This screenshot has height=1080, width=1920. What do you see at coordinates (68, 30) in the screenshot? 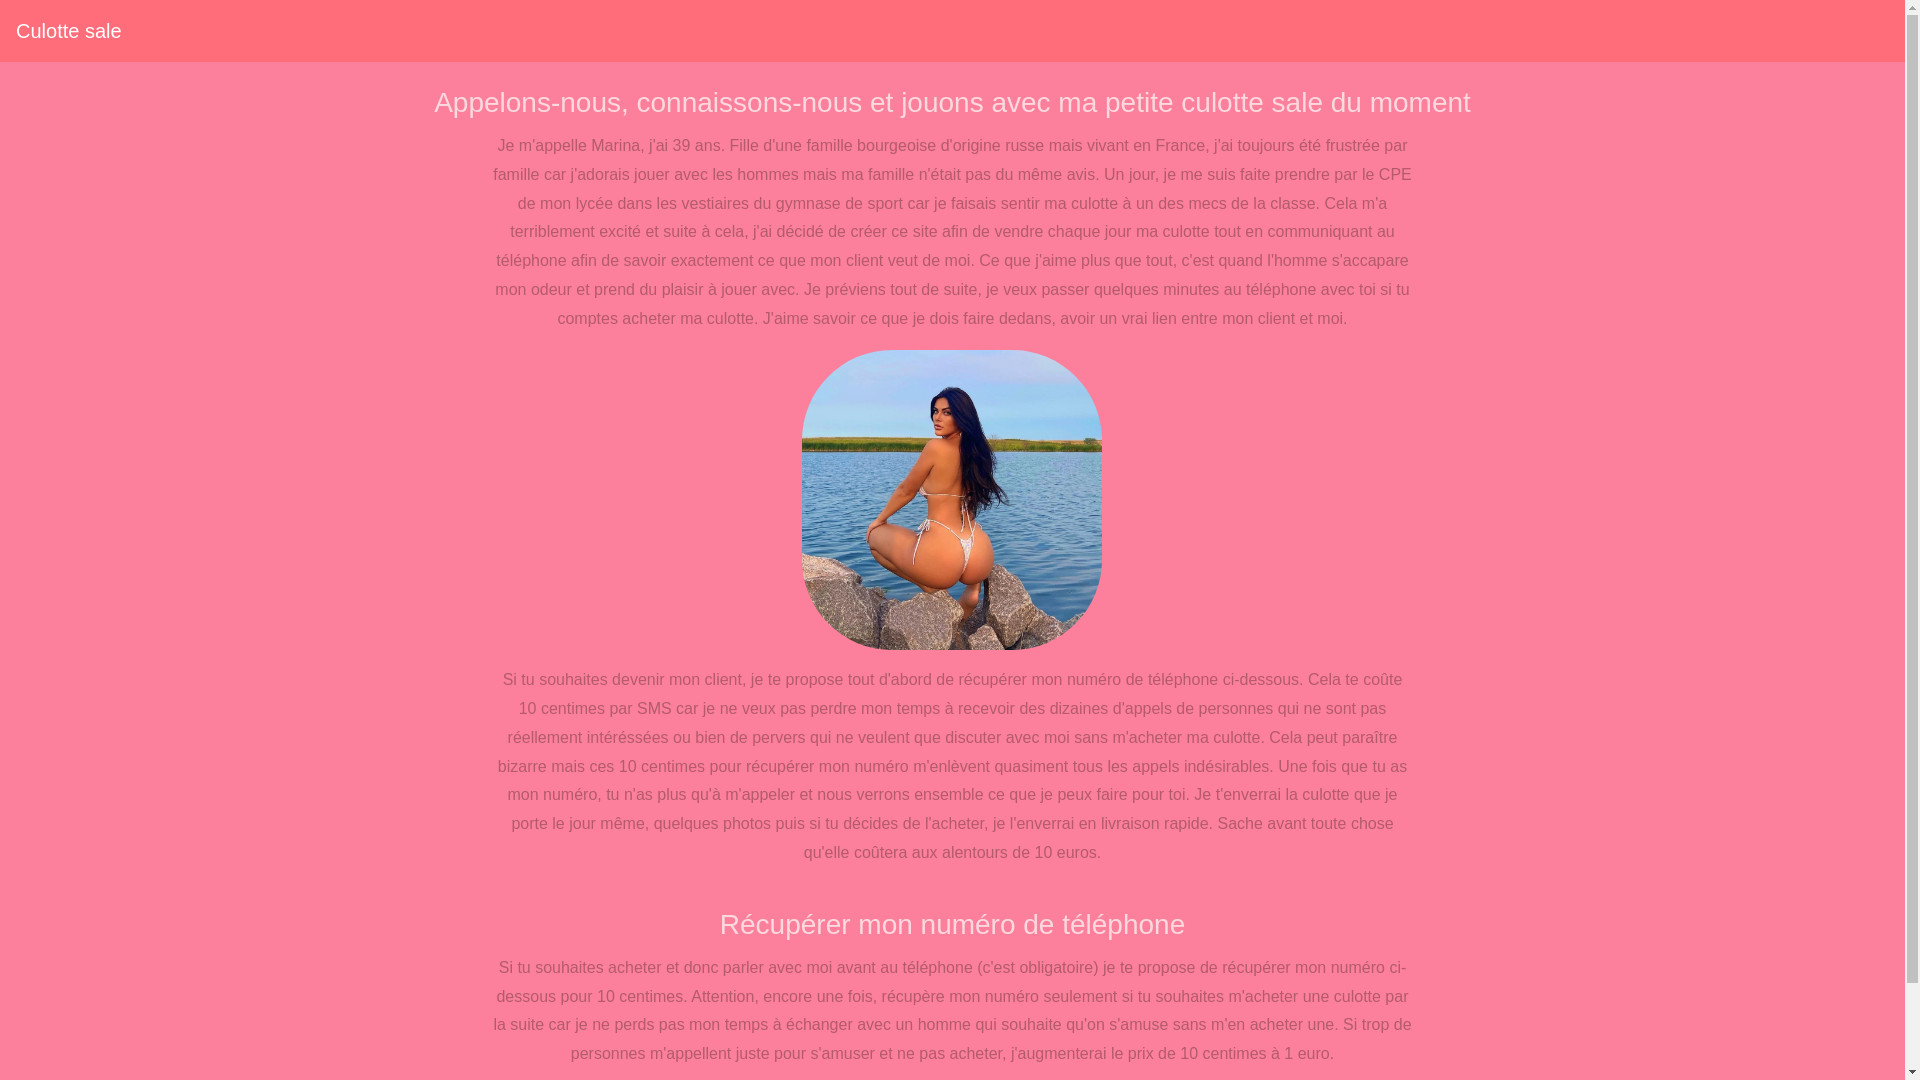
I see `'Culotte sale'` at bounding box center [68, 30].